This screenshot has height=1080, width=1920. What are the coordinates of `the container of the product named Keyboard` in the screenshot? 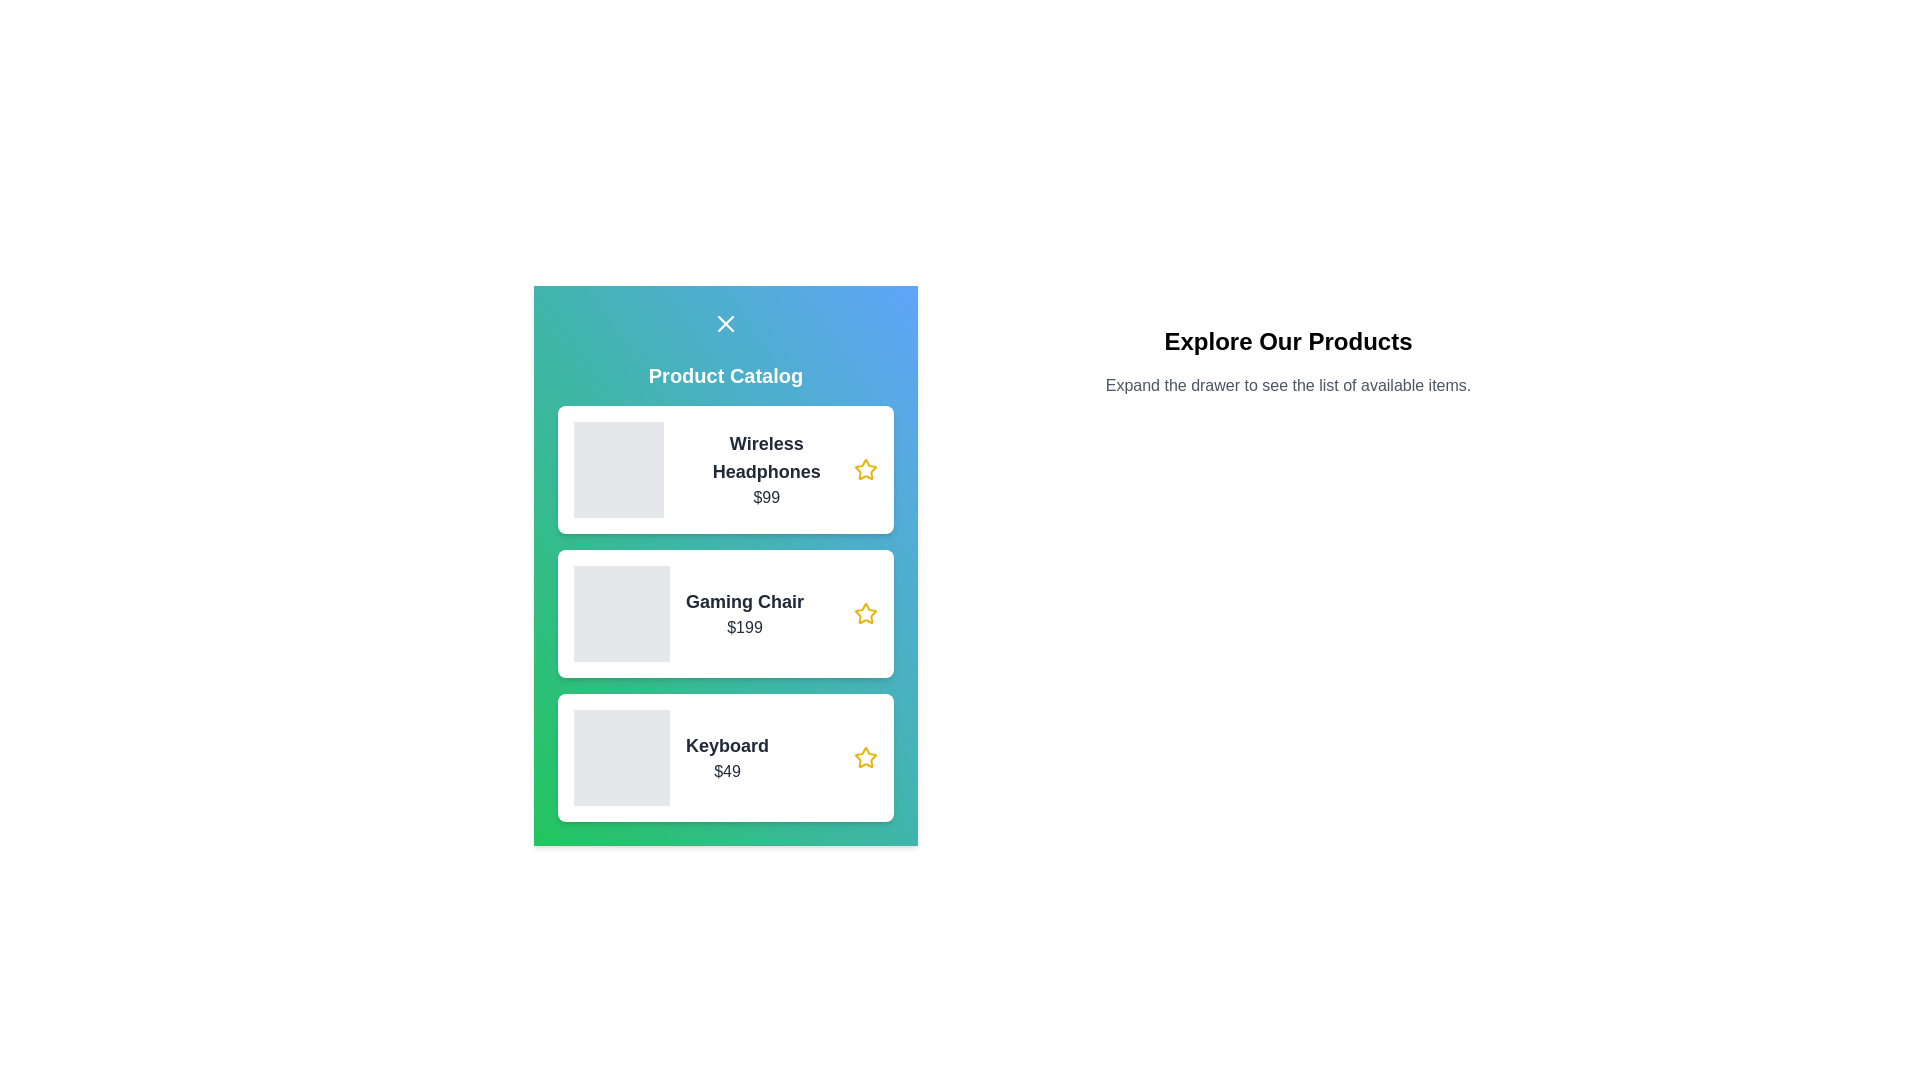 It's located at (724, 758).